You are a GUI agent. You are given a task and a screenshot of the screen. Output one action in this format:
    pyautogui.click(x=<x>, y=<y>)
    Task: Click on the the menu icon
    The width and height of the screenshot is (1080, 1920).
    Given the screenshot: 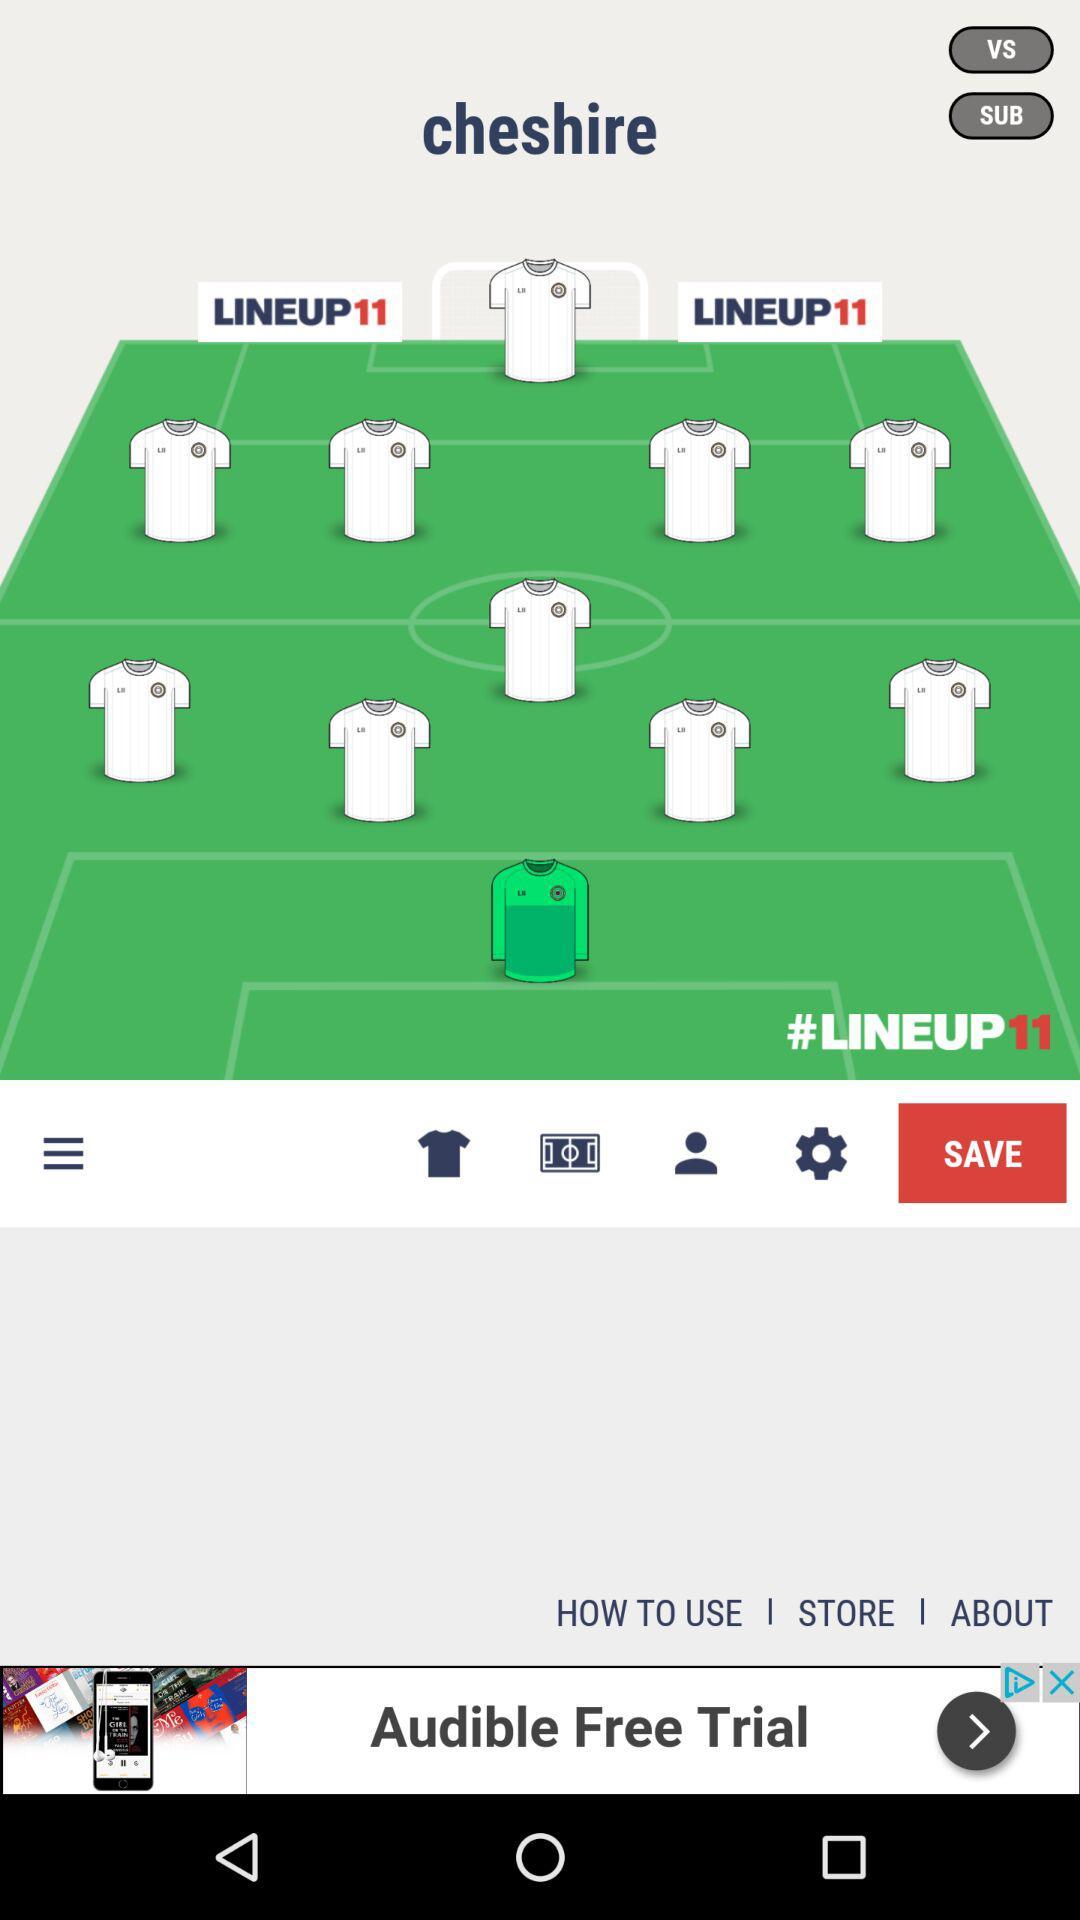 What is the action you would take?
    pyautogui.click(x=61, y=1153)
    